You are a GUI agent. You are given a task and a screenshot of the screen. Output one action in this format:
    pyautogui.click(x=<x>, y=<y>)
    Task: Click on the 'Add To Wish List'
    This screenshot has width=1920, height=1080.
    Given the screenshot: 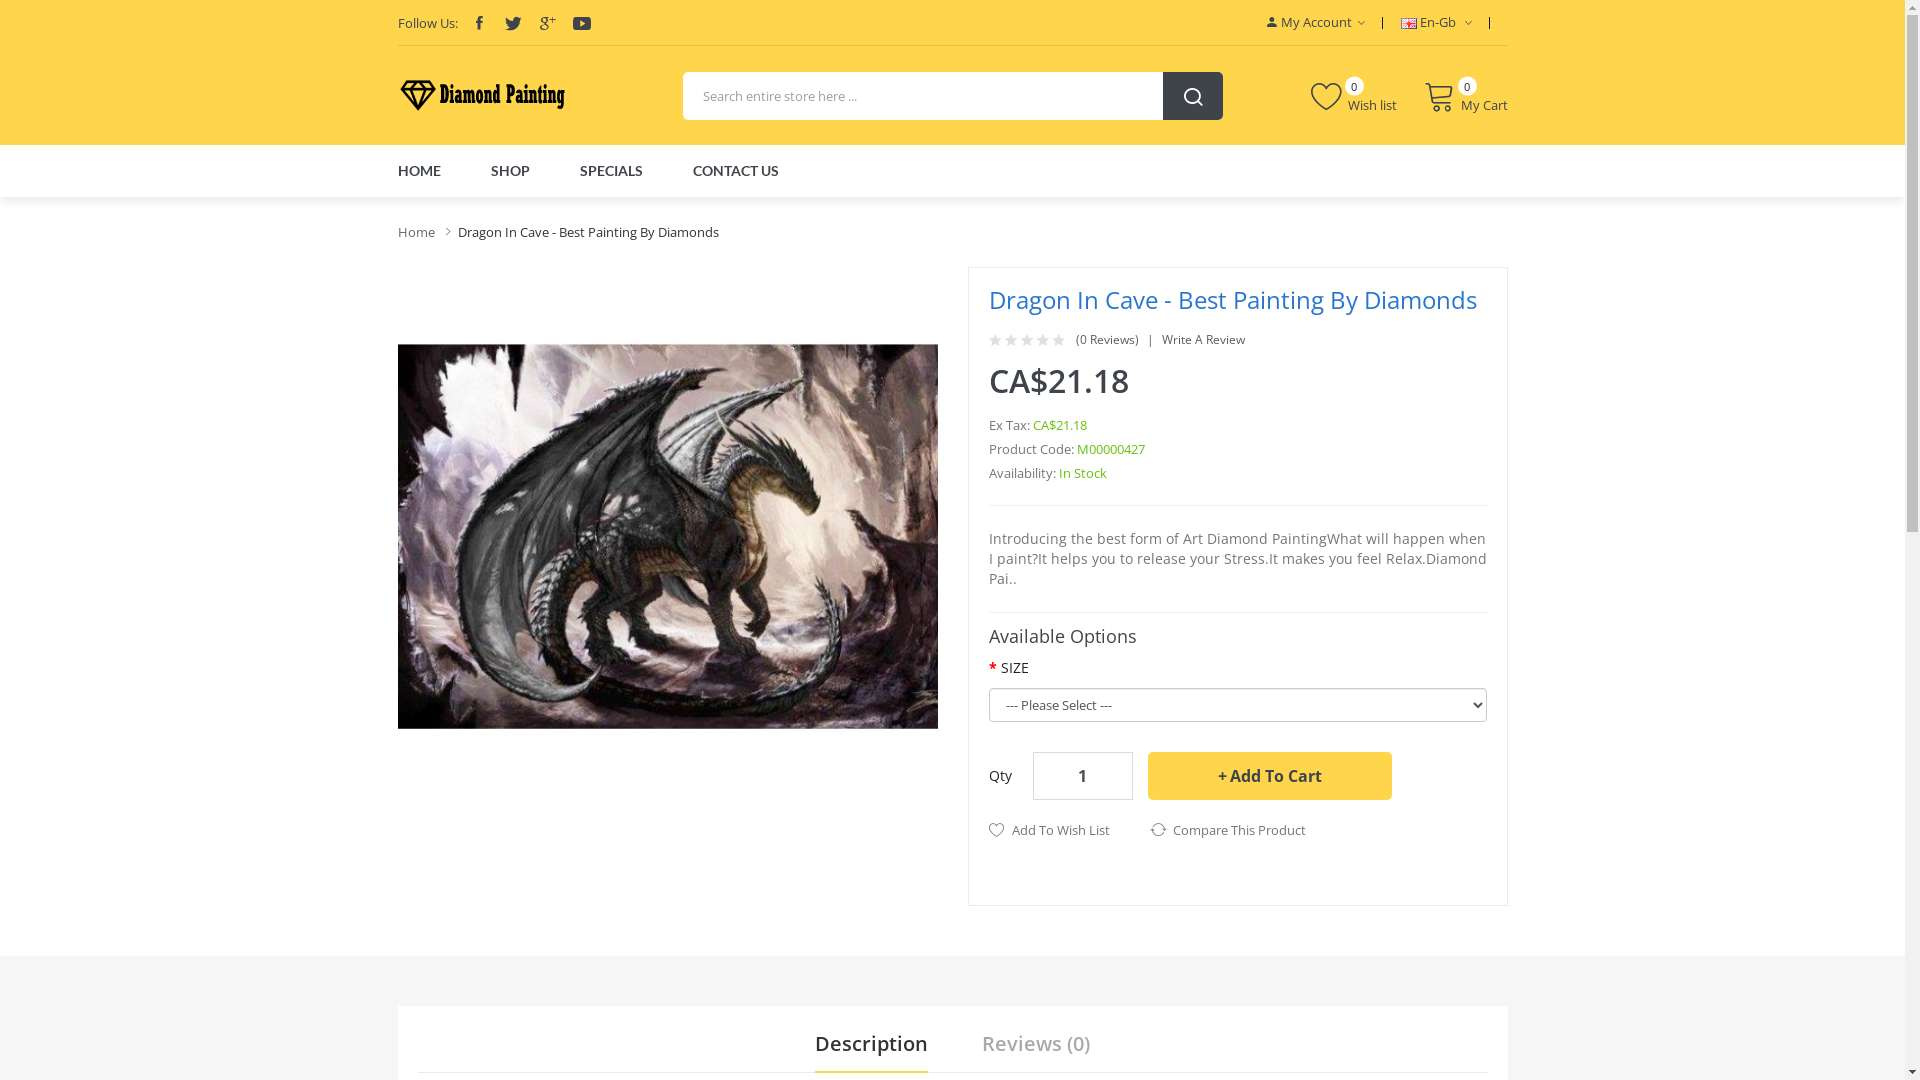 What is the action you would take?
    pyautogui.click(x=1047, y=829)
    